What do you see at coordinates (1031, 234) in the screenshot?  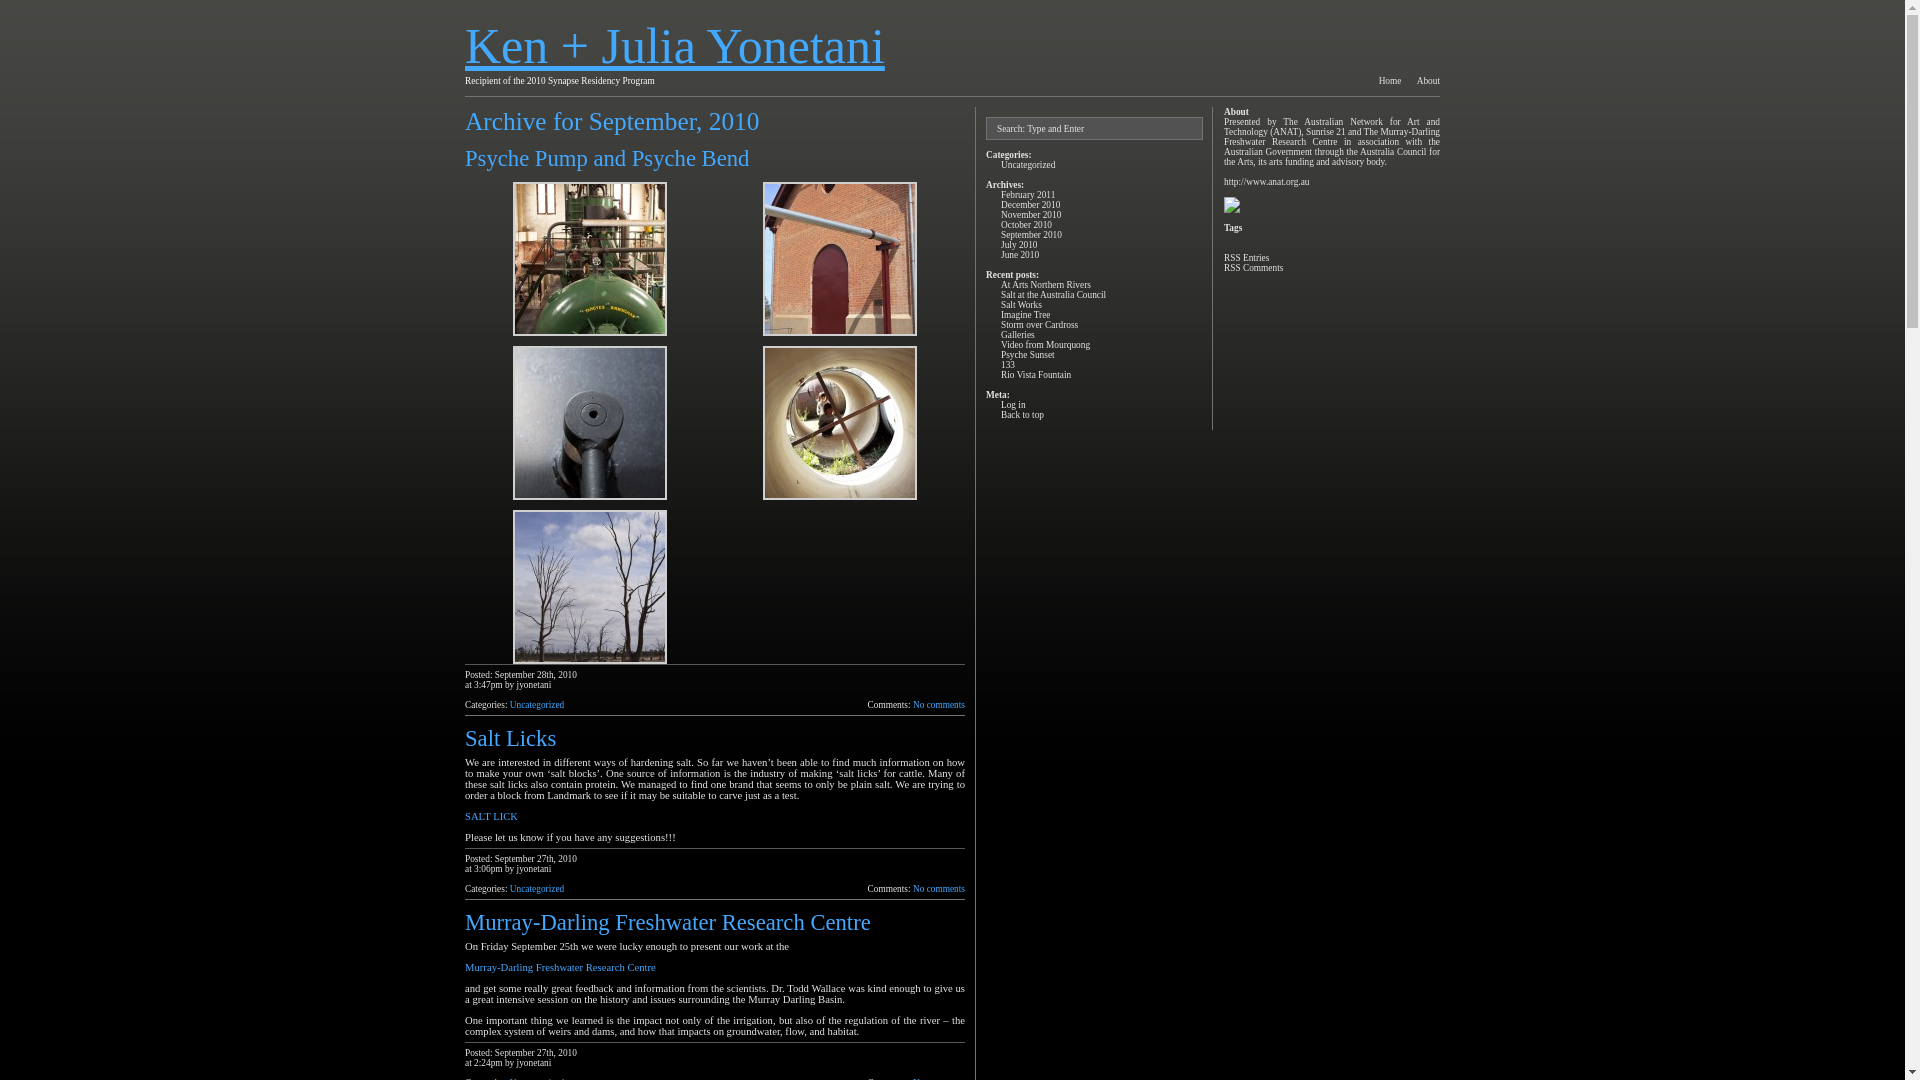 I see `'September 2010'` at bounding box center [1031, 234].